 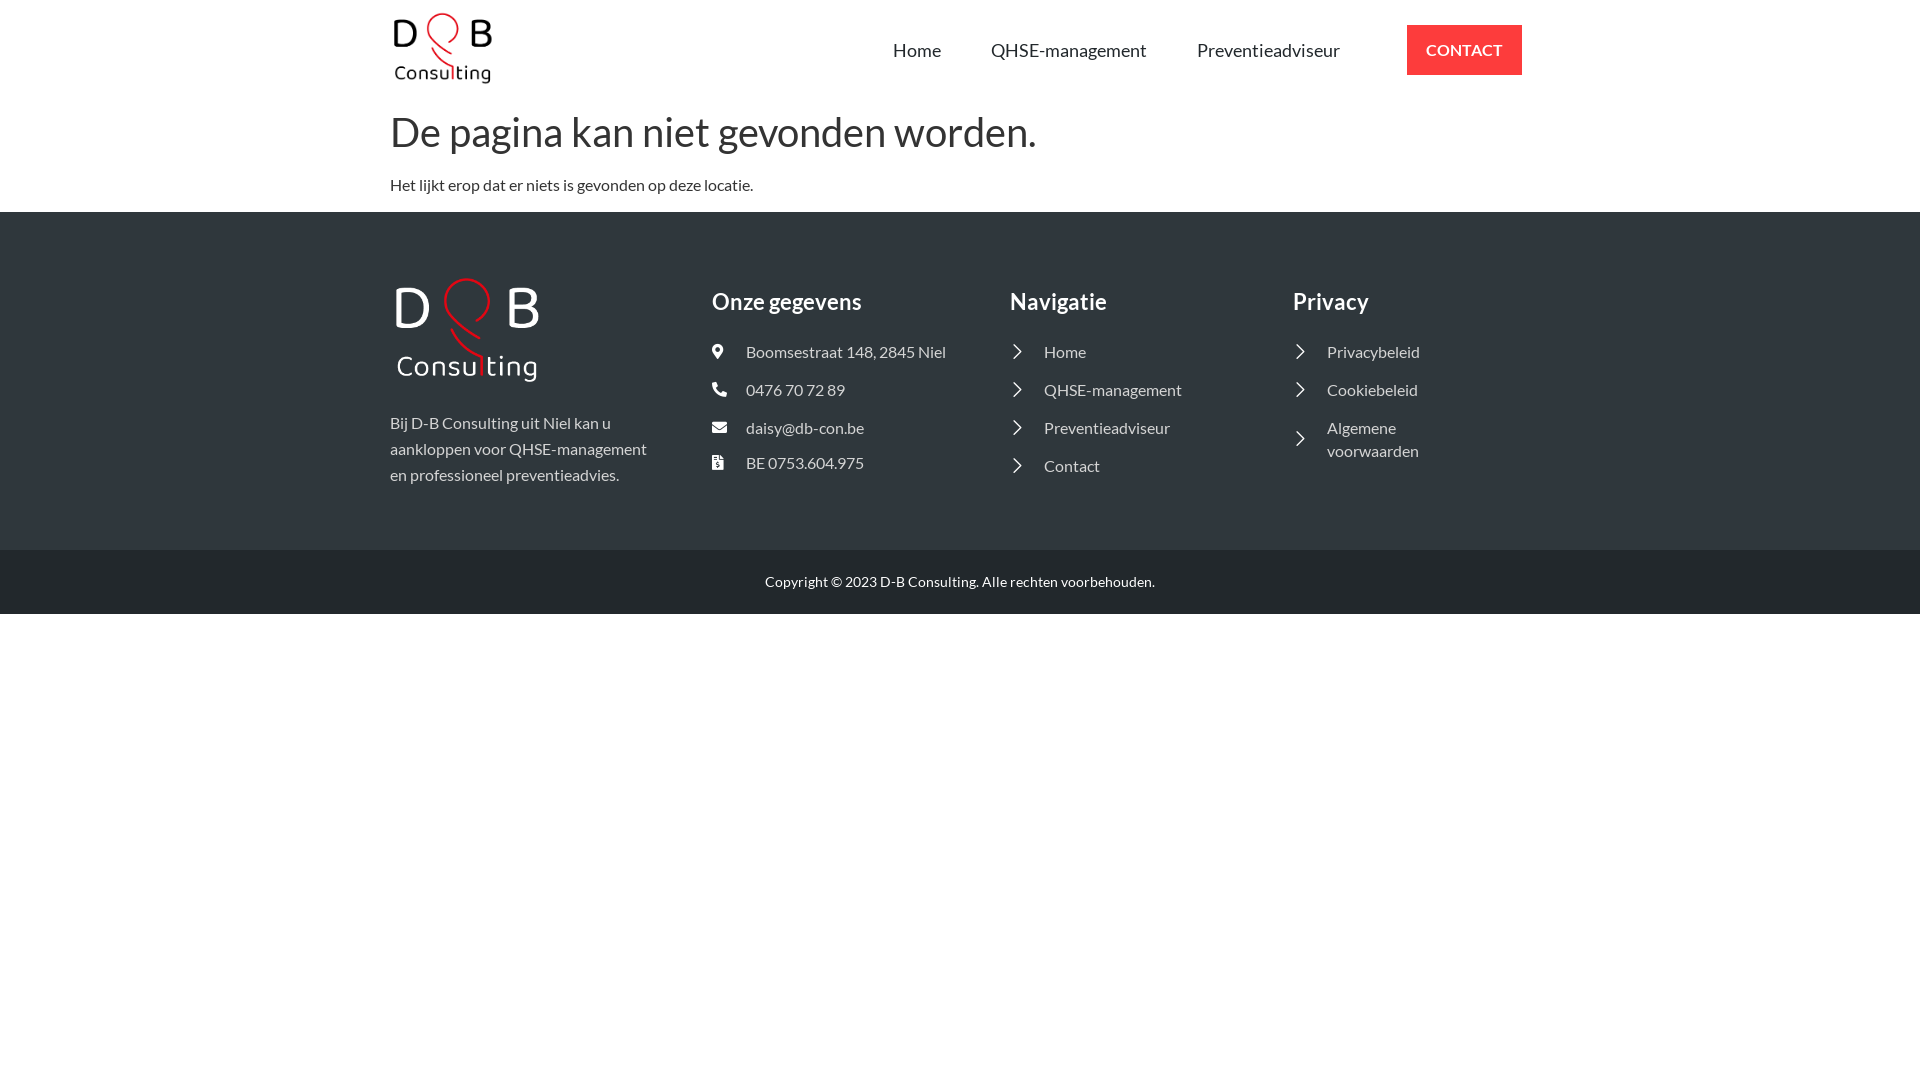 What do you see at coordinates (868, 49) in the screenshot?
I see `'Home'` at bounding box center [868, 49].